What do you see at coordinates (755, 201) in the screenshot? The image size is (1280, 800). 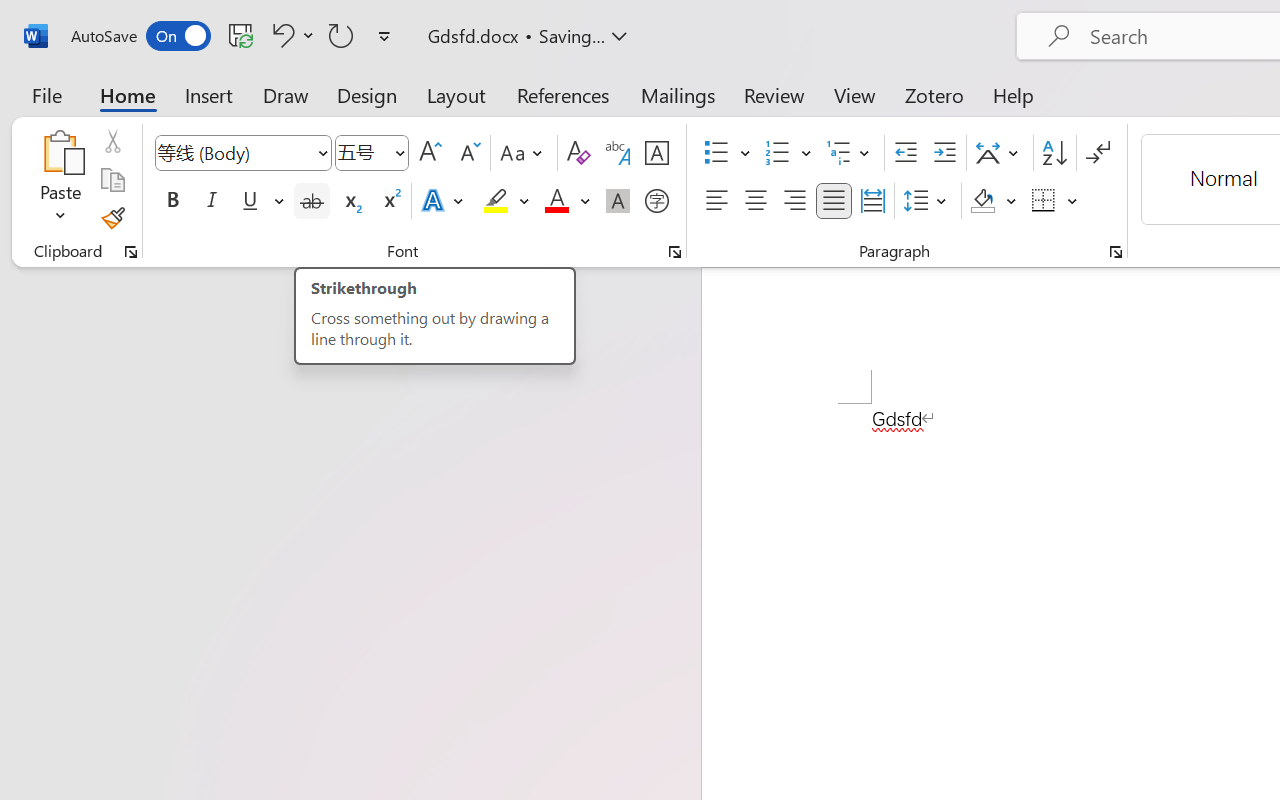 I see `'Center'` at bounding box center [755, 201].